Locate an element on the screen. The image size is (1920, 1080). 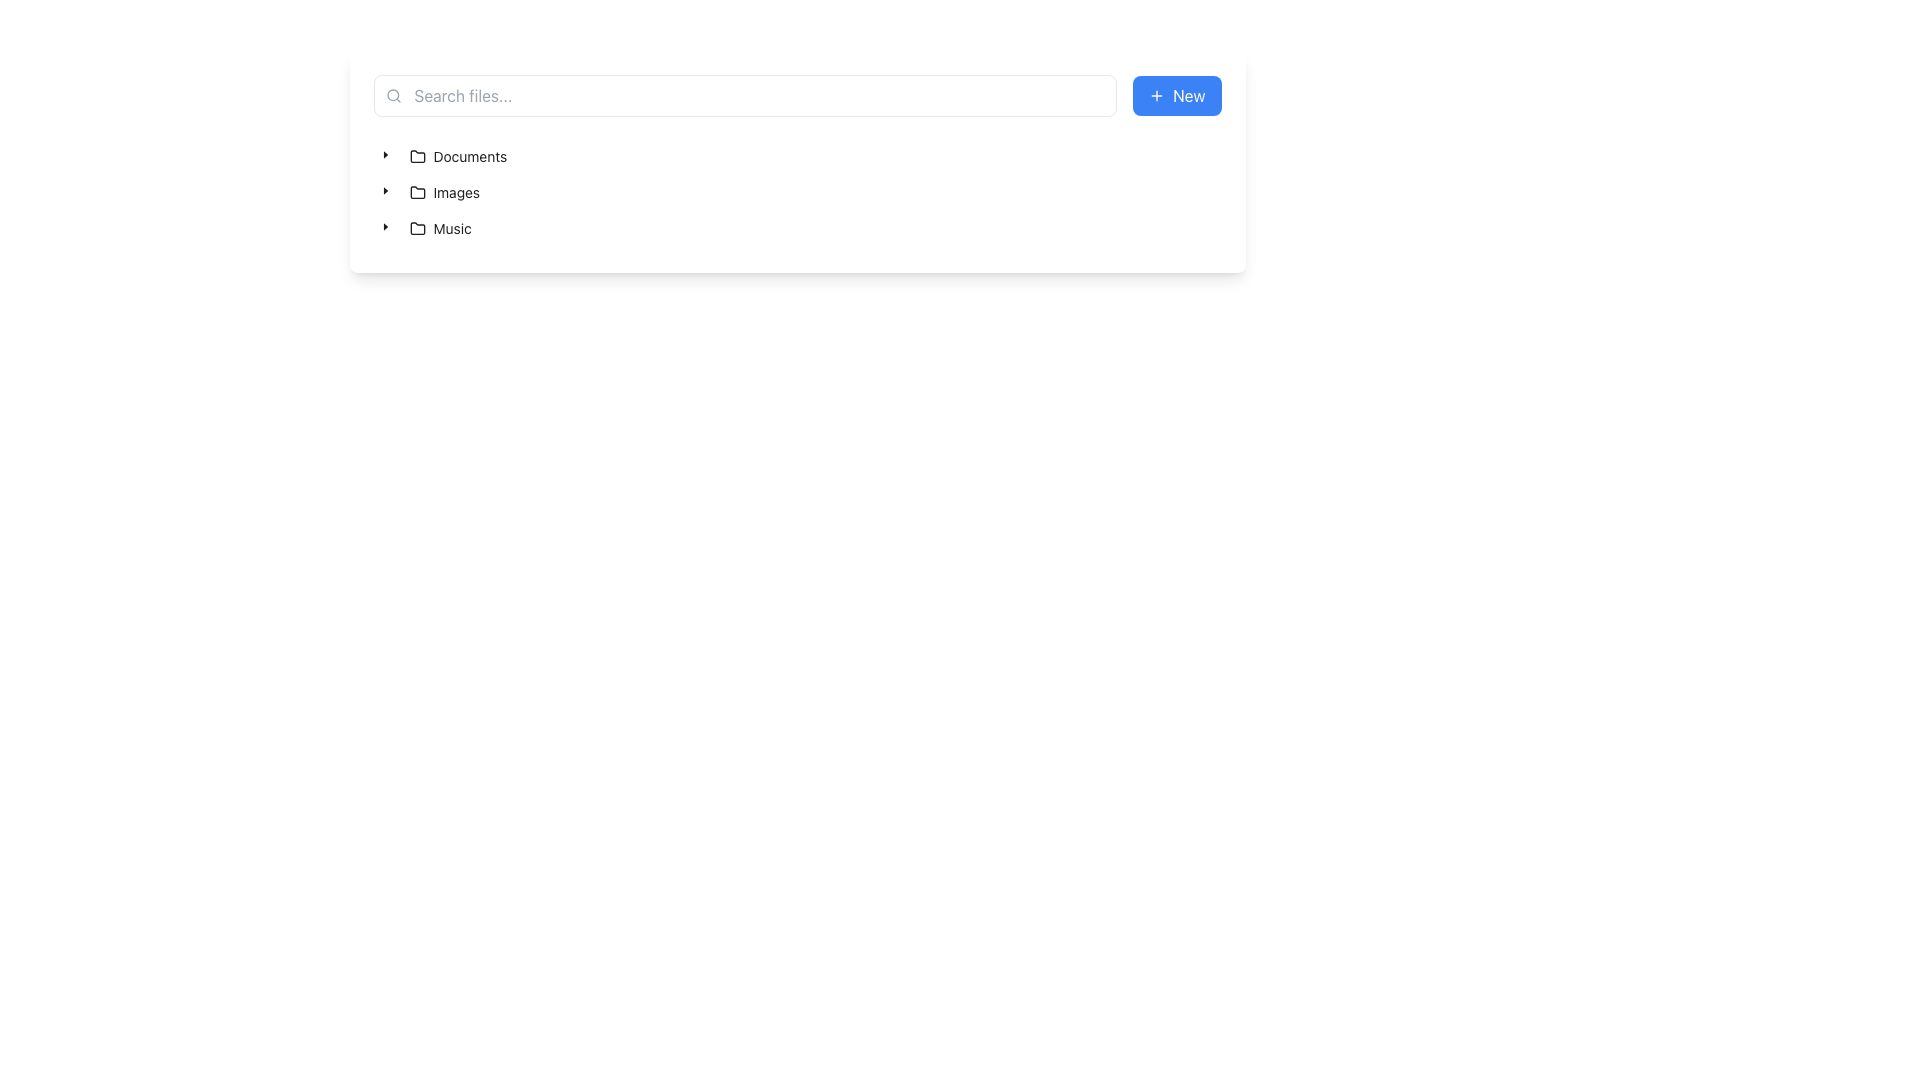
the 'Documents' label with a folder icon is located at coordinates (456, 156).